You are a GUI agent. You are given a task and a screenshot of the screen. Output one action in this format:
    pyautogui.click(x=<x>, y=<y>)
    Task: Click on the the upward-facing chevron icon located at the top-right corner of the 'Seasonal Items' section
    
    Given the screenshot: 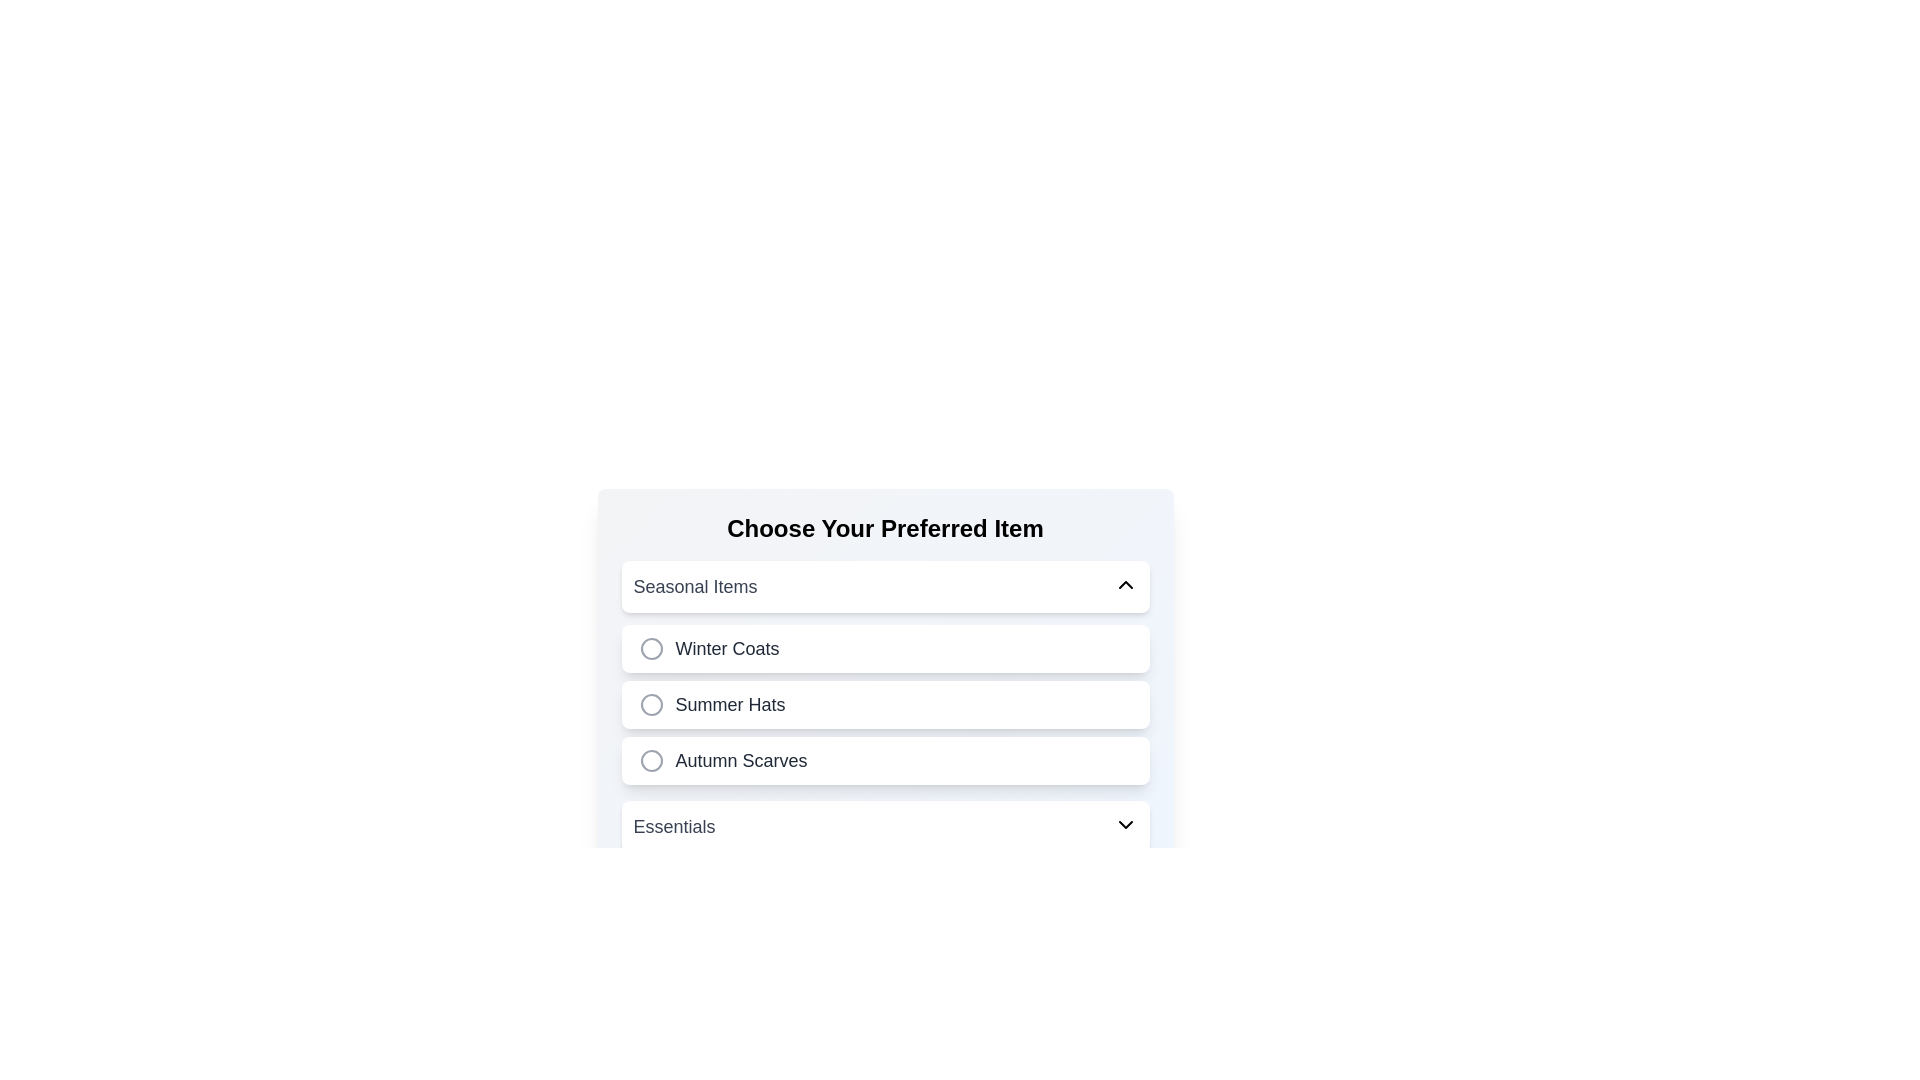 What is the action you would take?
    pyautogui.click(x=1125, y=585)
    